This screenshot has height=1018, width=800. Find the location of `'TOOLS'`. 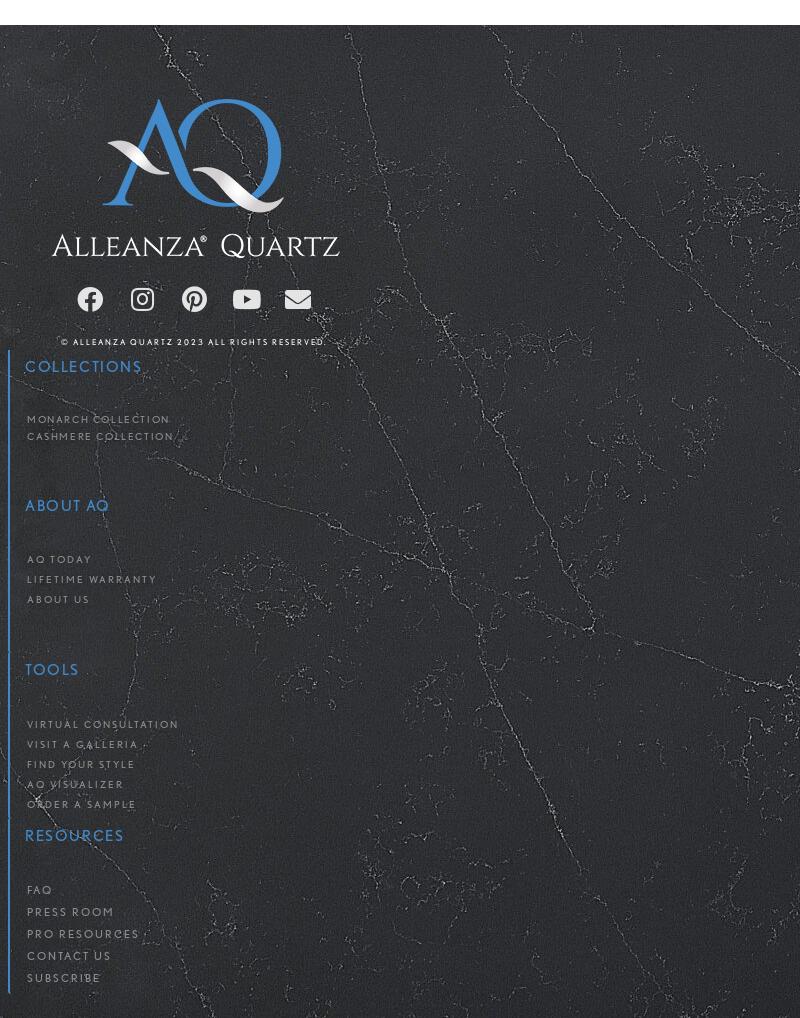

'TOOLS' is located at coordinates (51, 670).